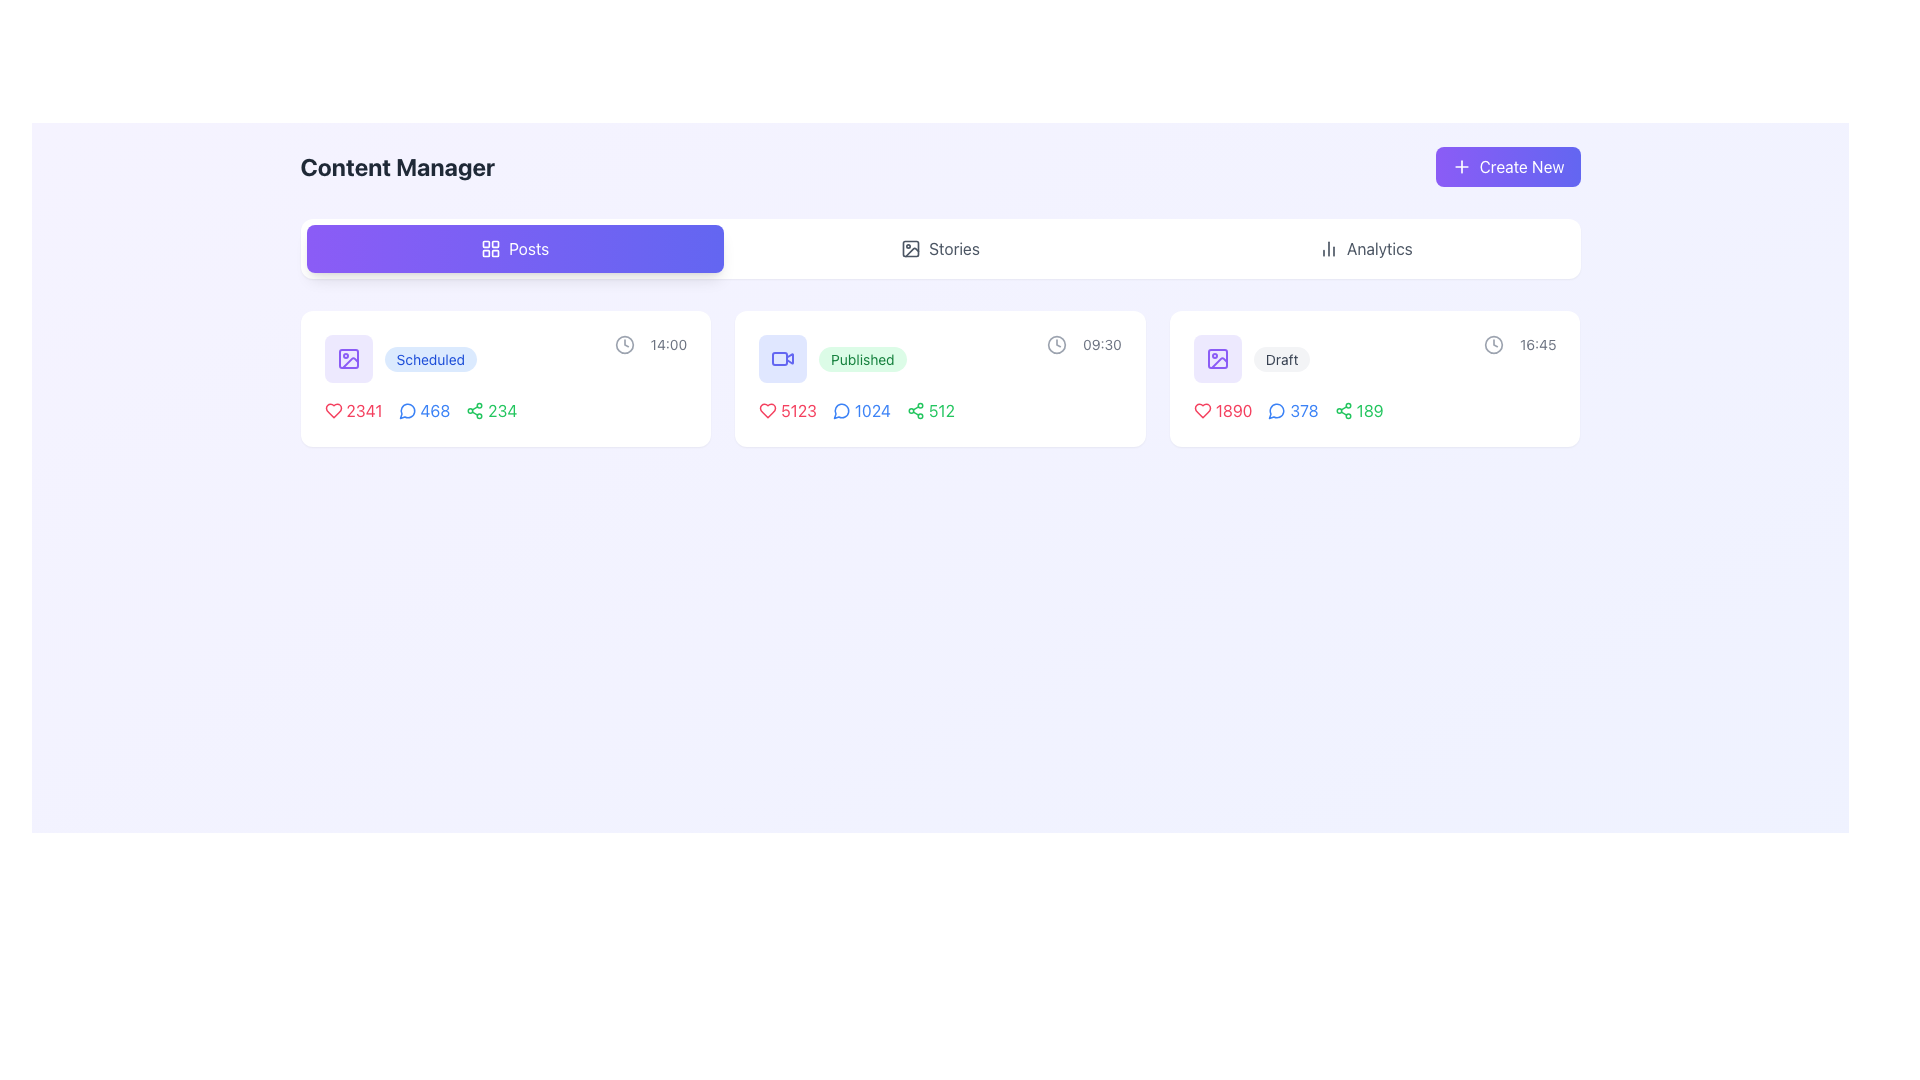  I want to click on the comments count element, which is the second item in the sequence of likes, comments, and shares, so click(857, 410).